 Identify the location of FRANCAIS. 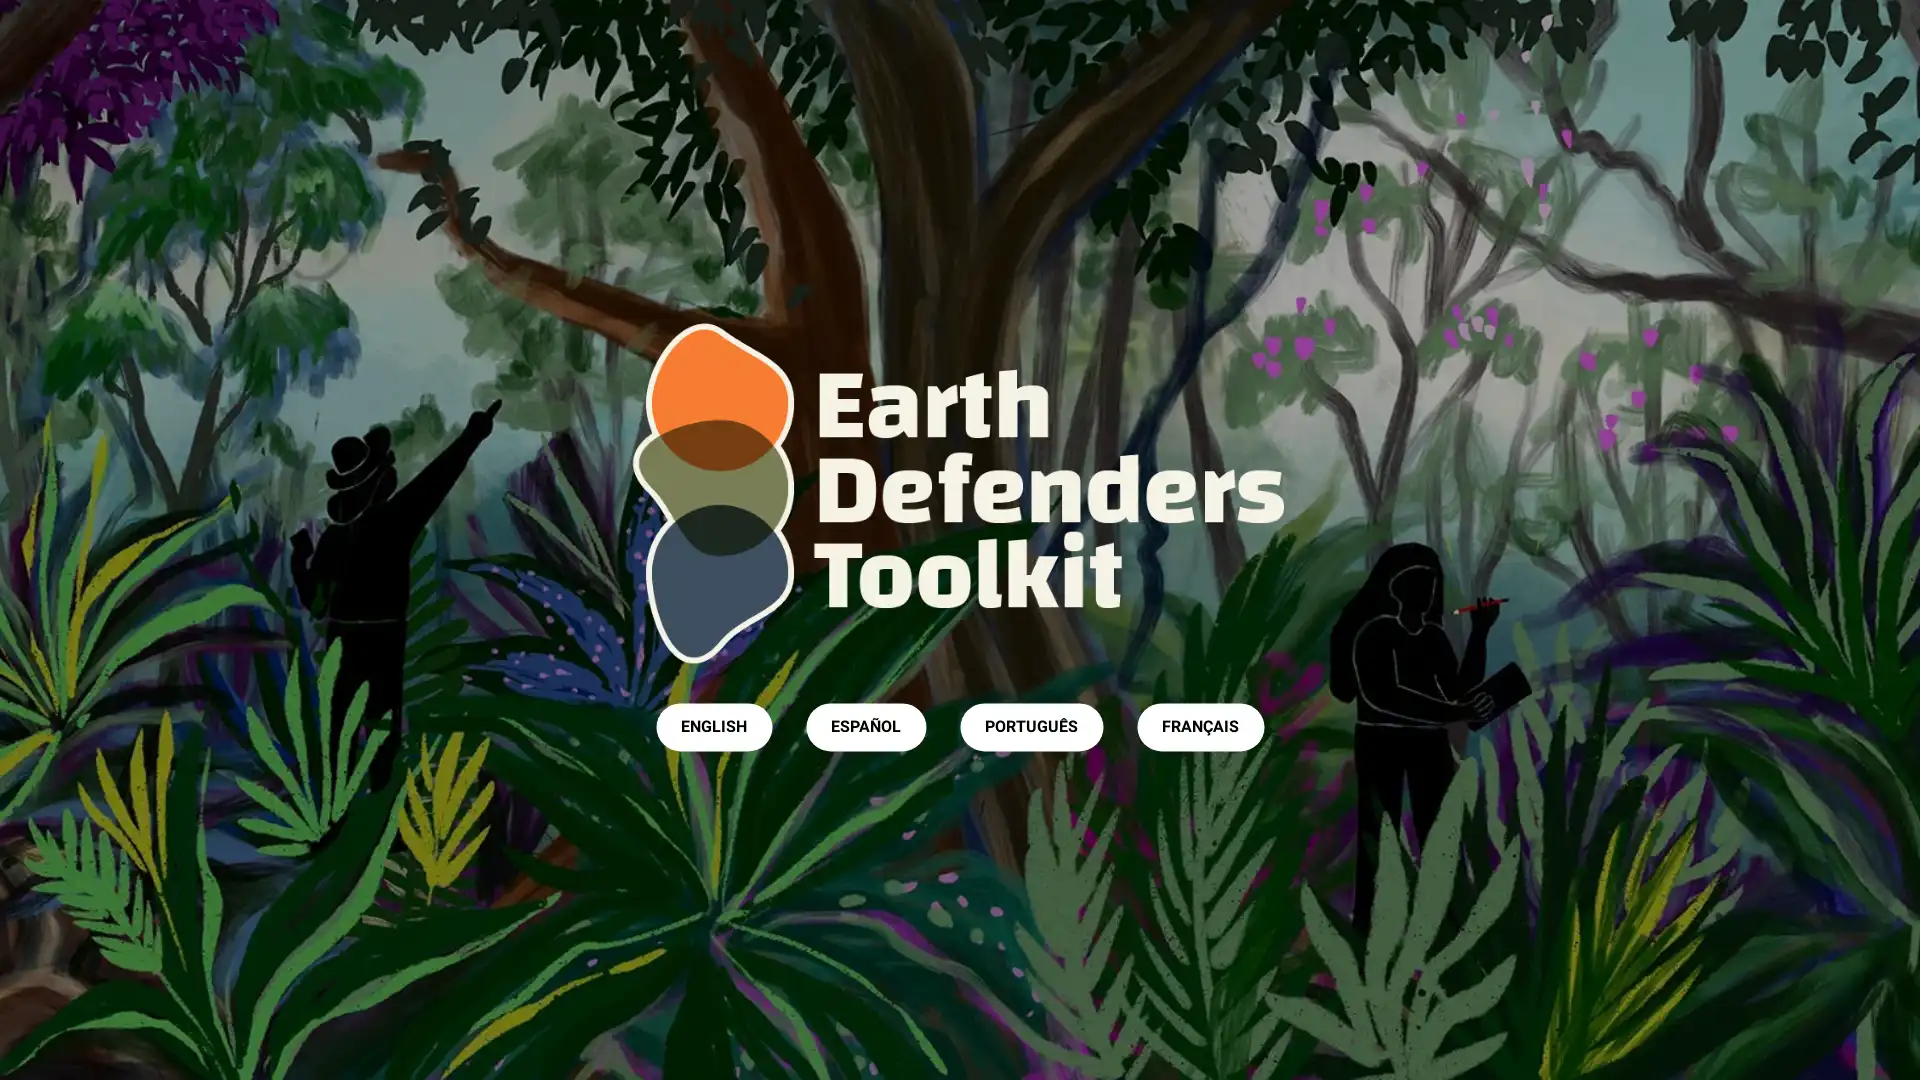
(1200, 726).